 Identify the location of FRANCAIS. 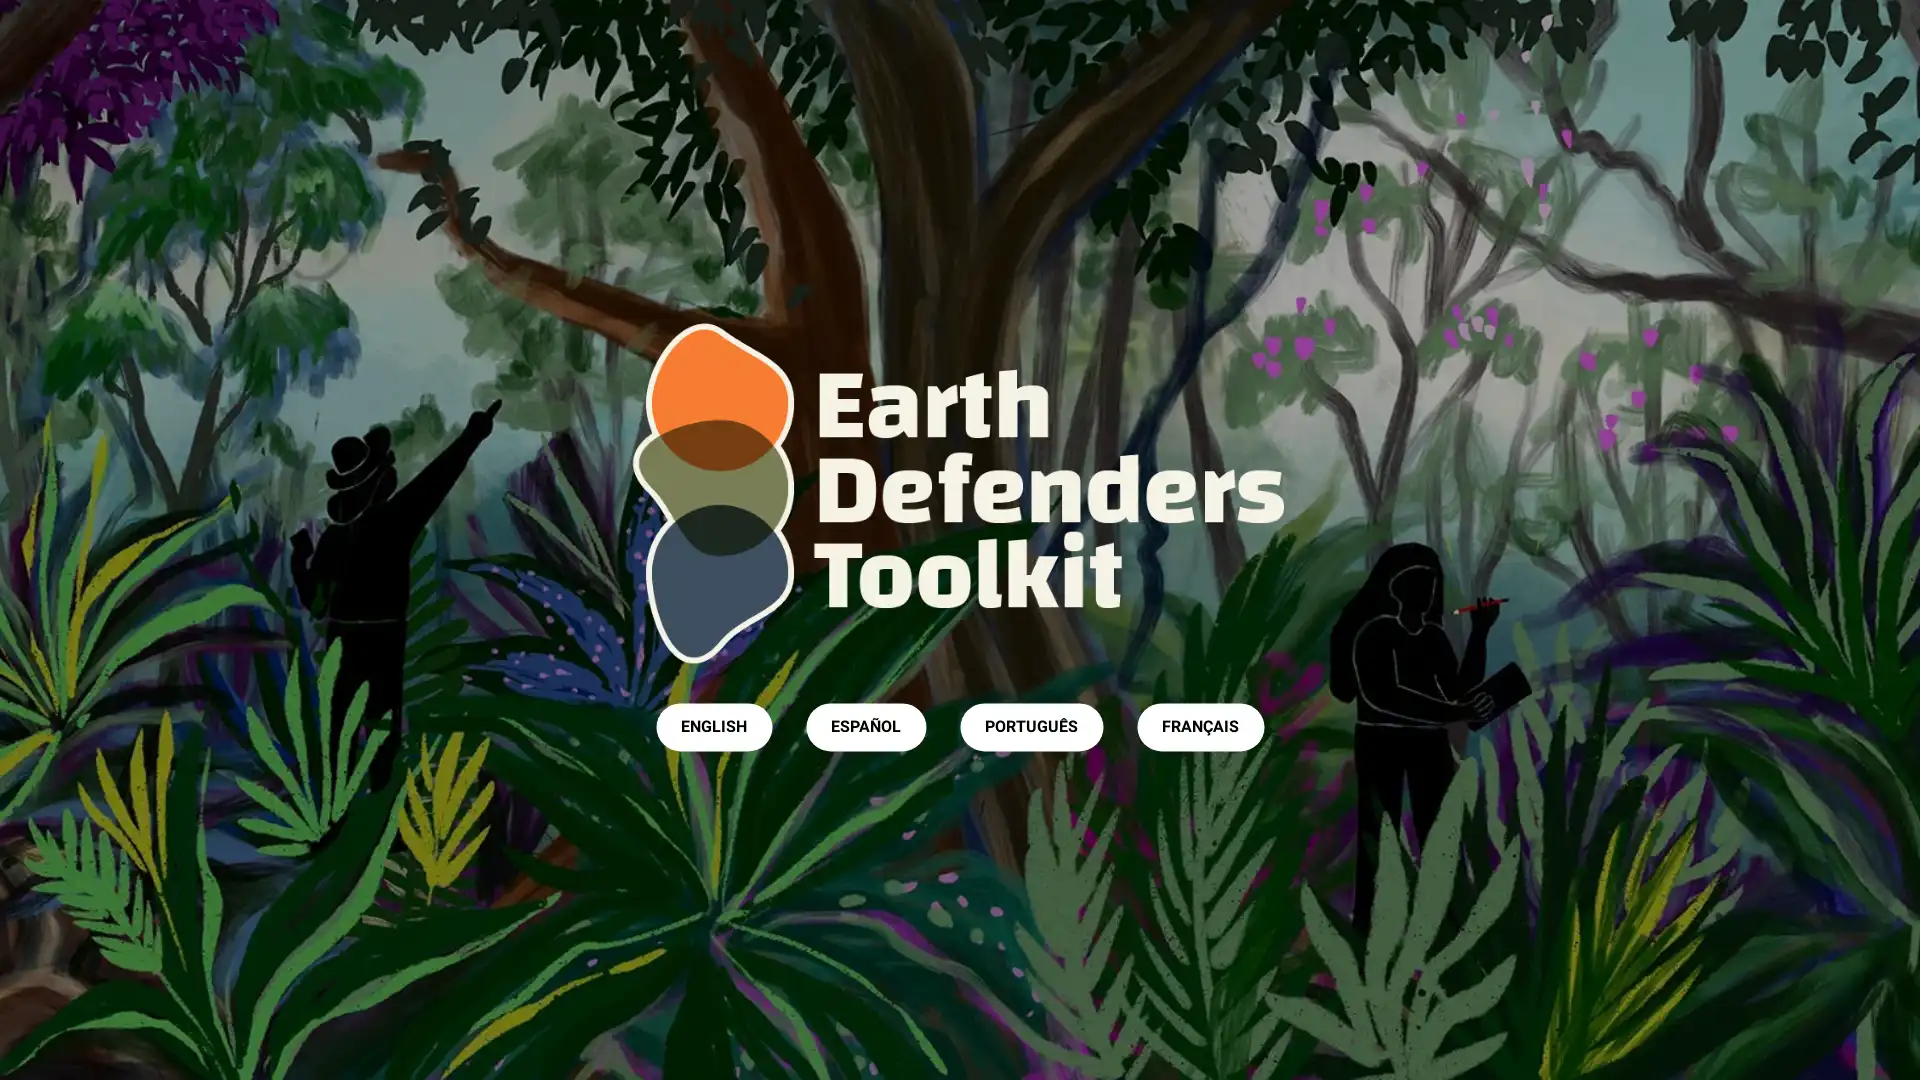
(1200, 726).